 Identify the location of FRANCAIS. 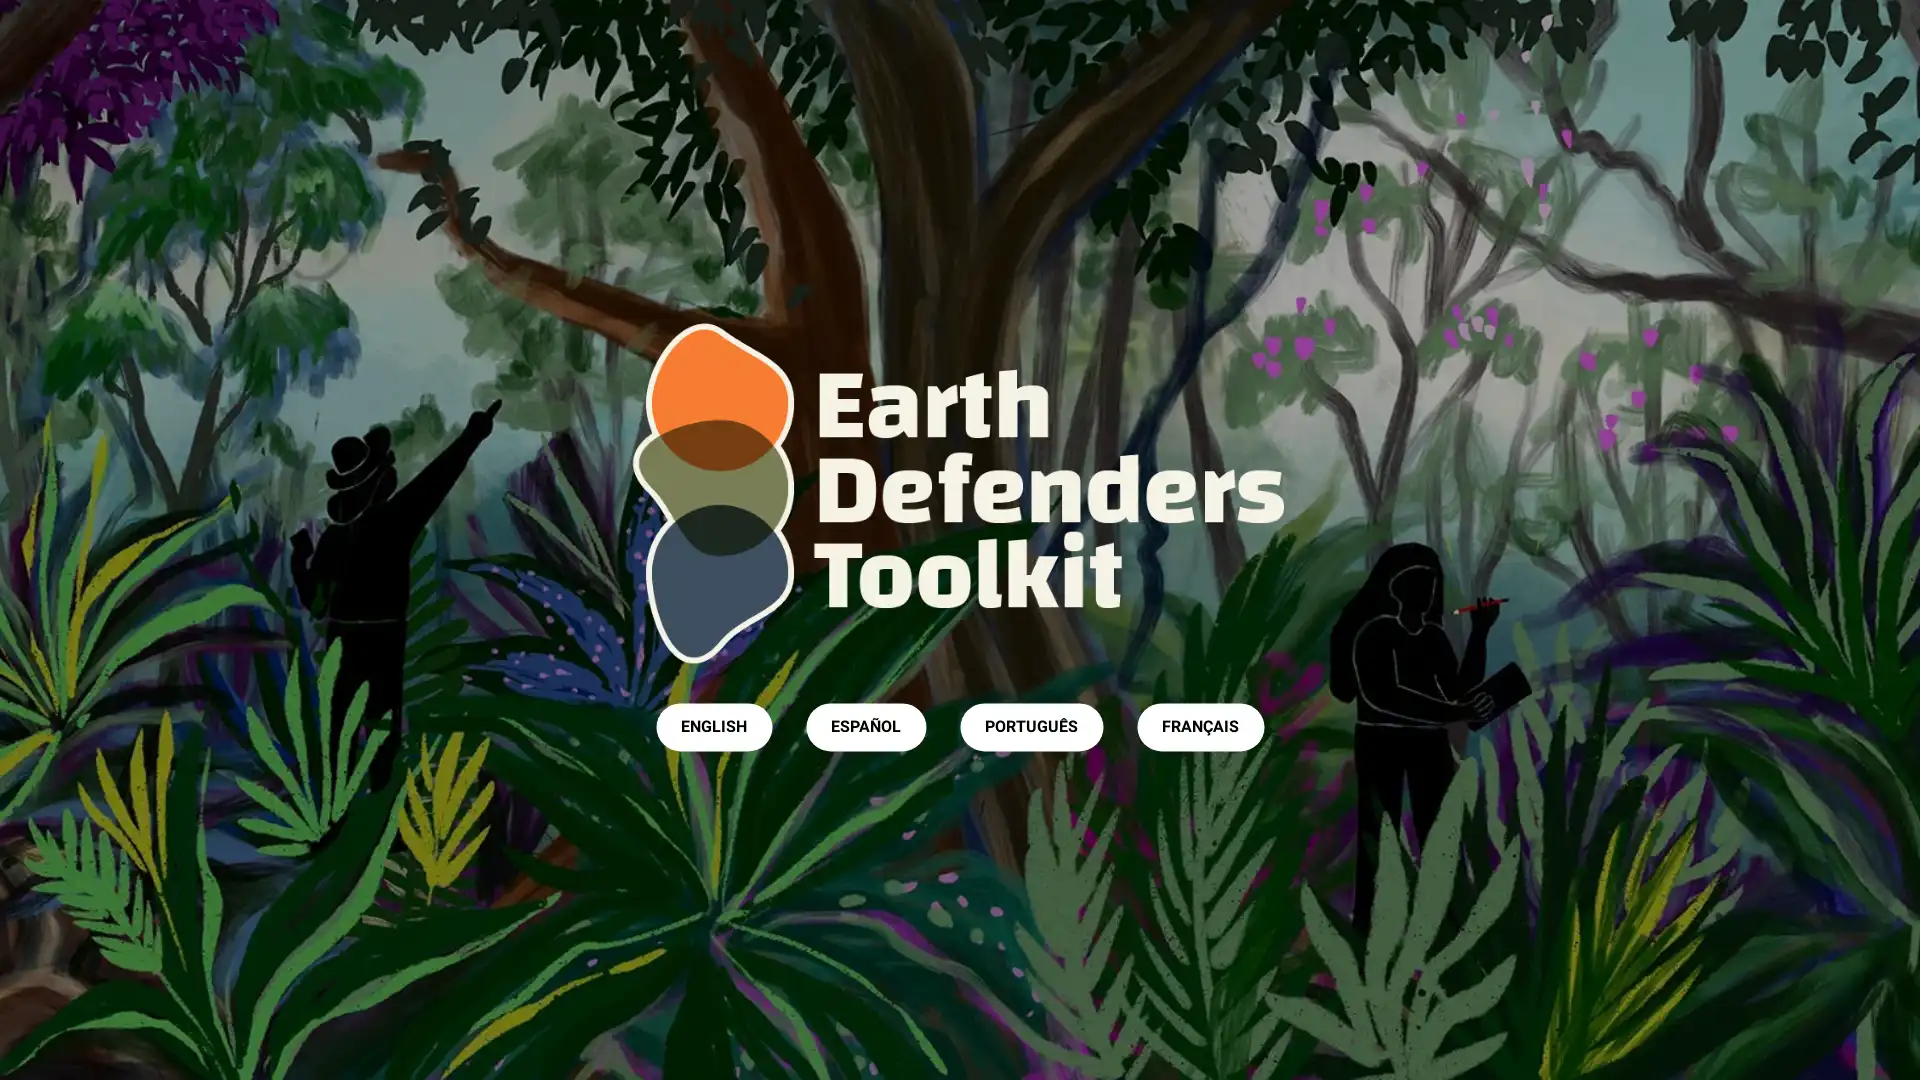
(1200, 726).